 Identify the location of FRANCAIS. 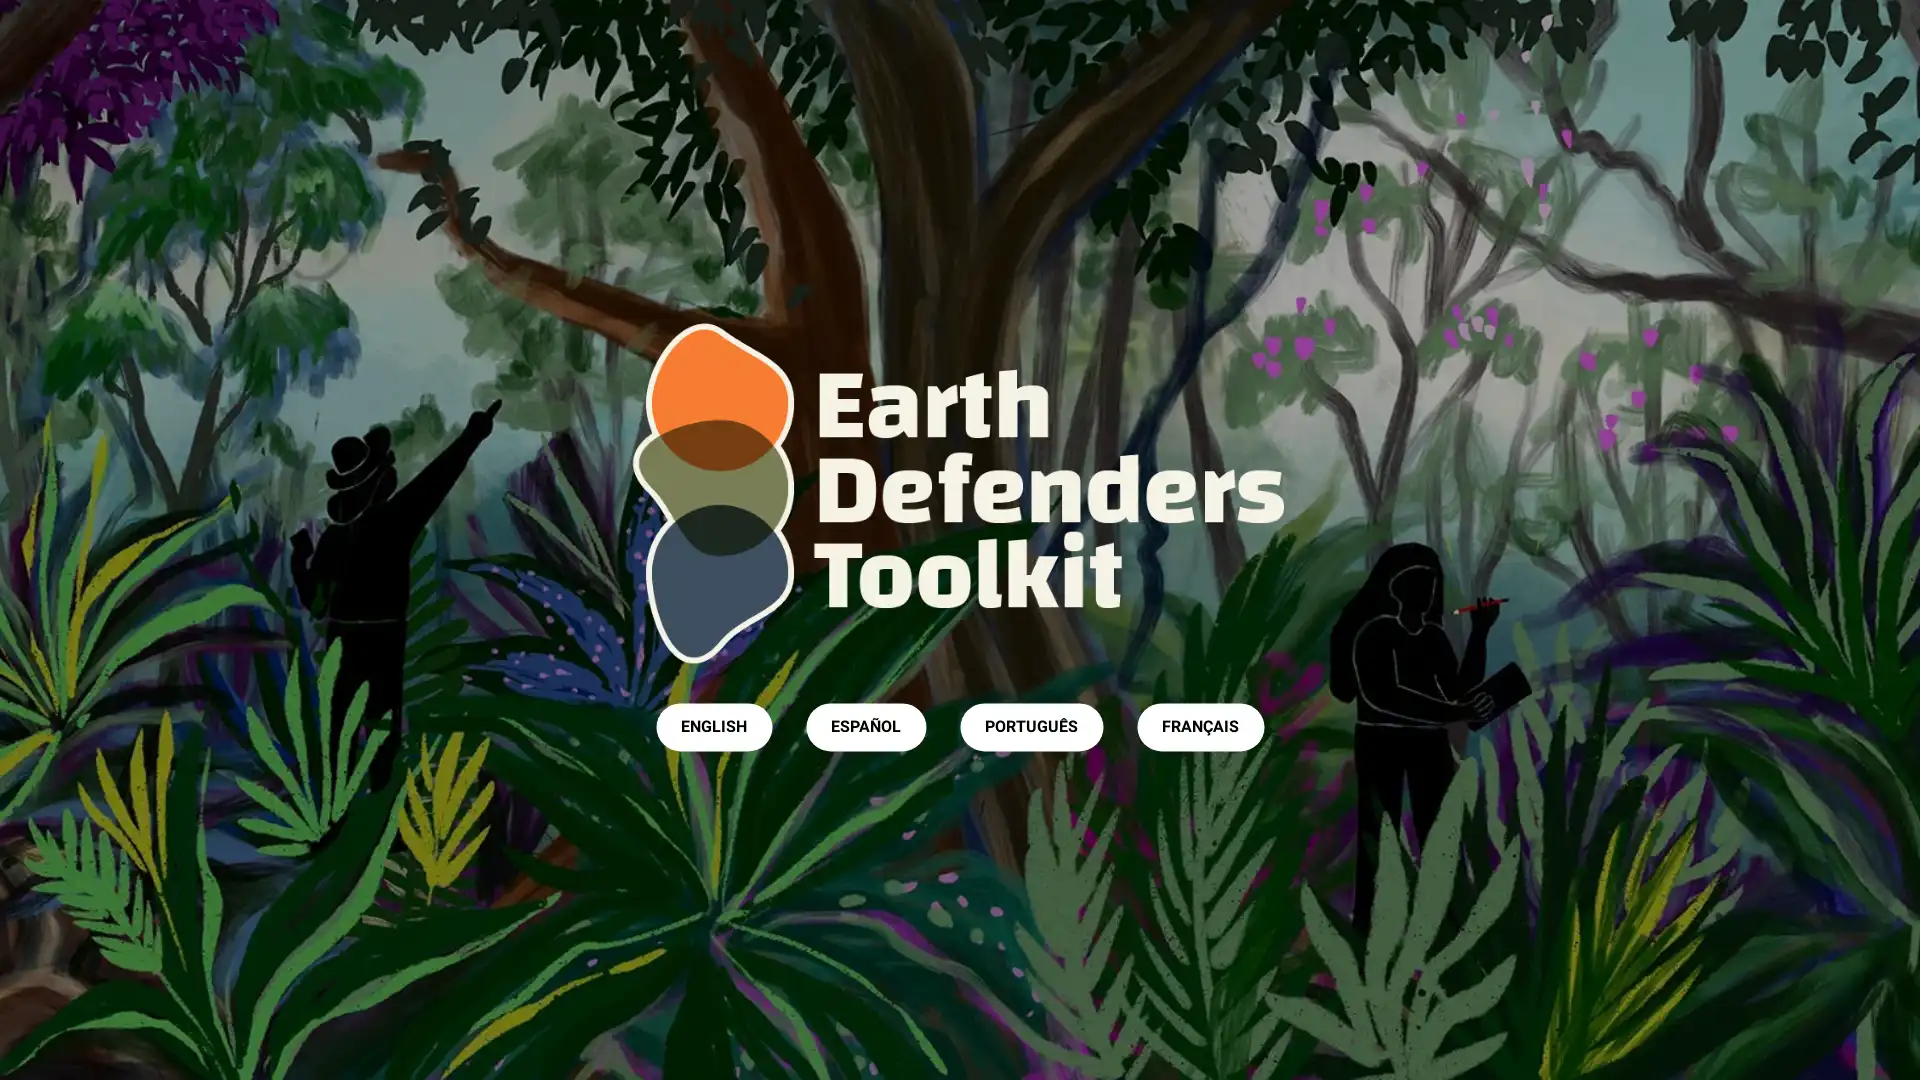
(1200, 726).